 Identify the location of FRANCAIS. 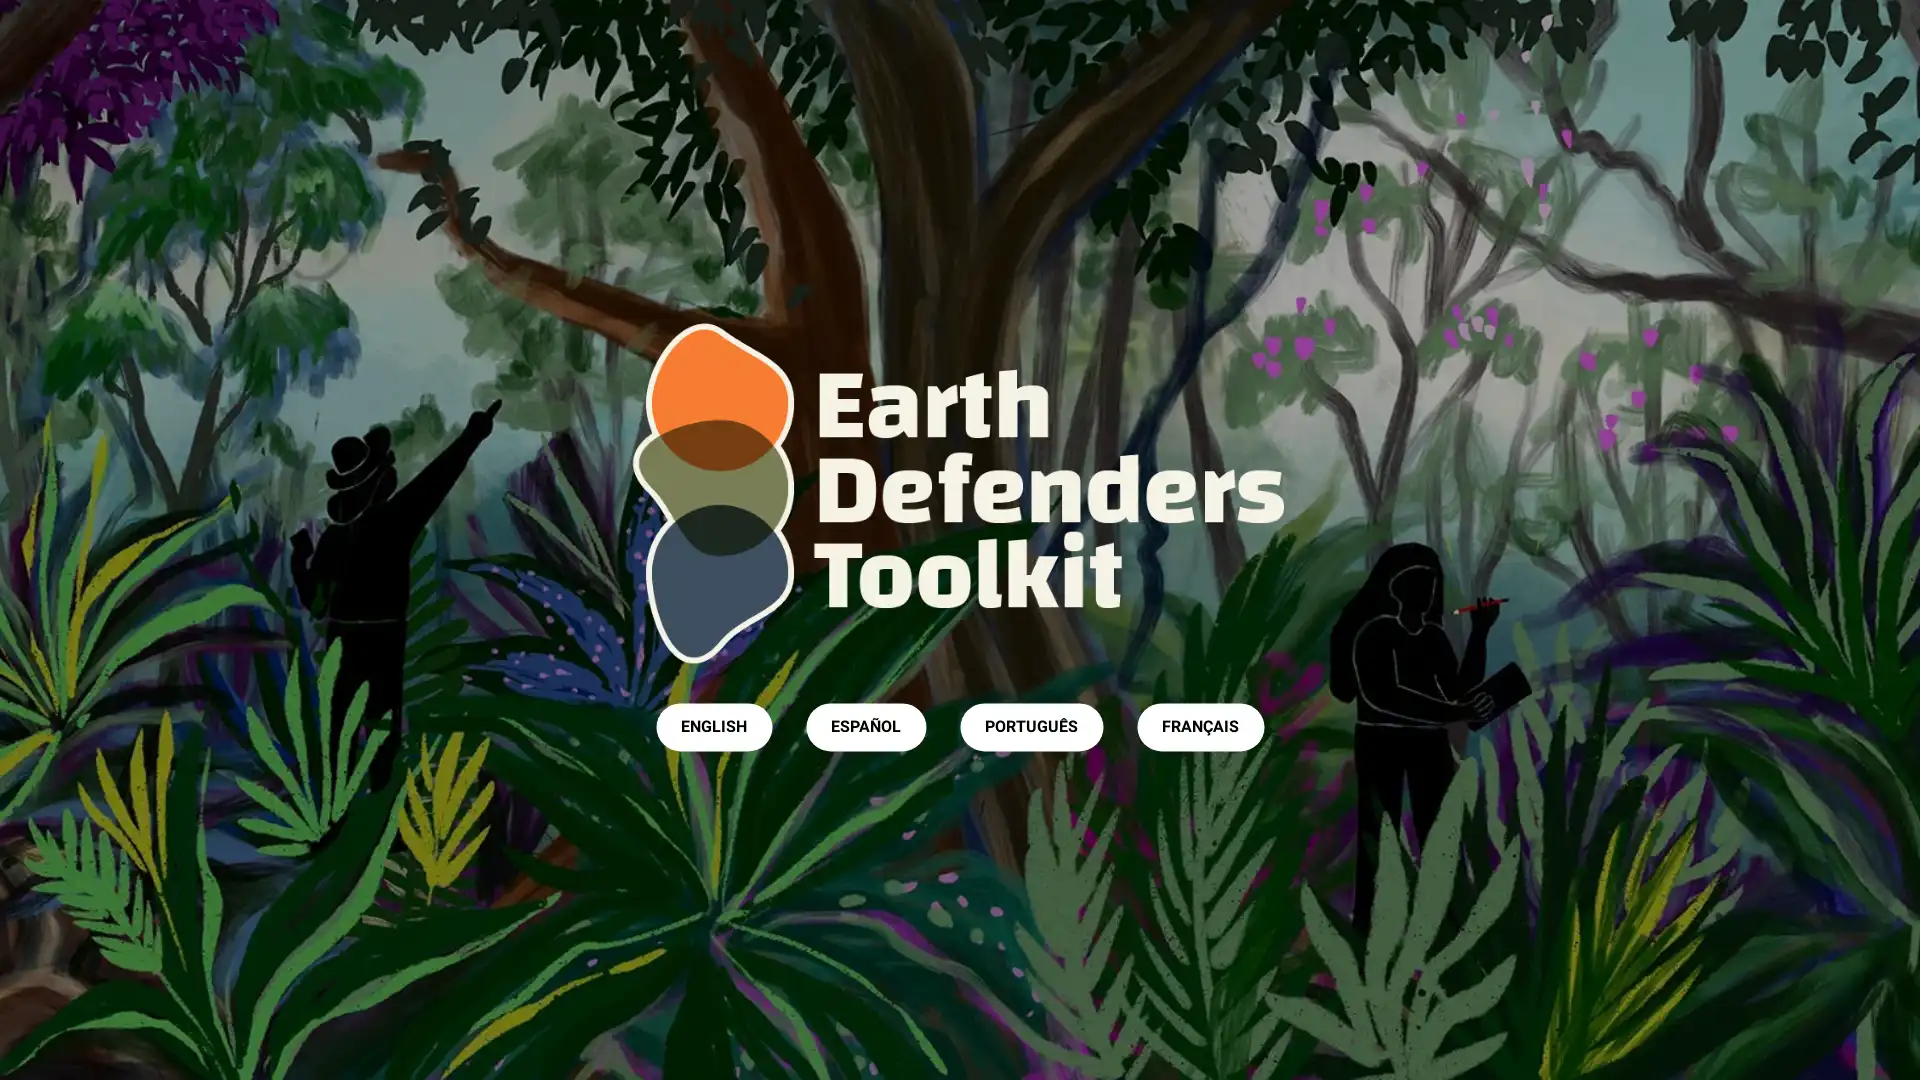
(1200, 726).